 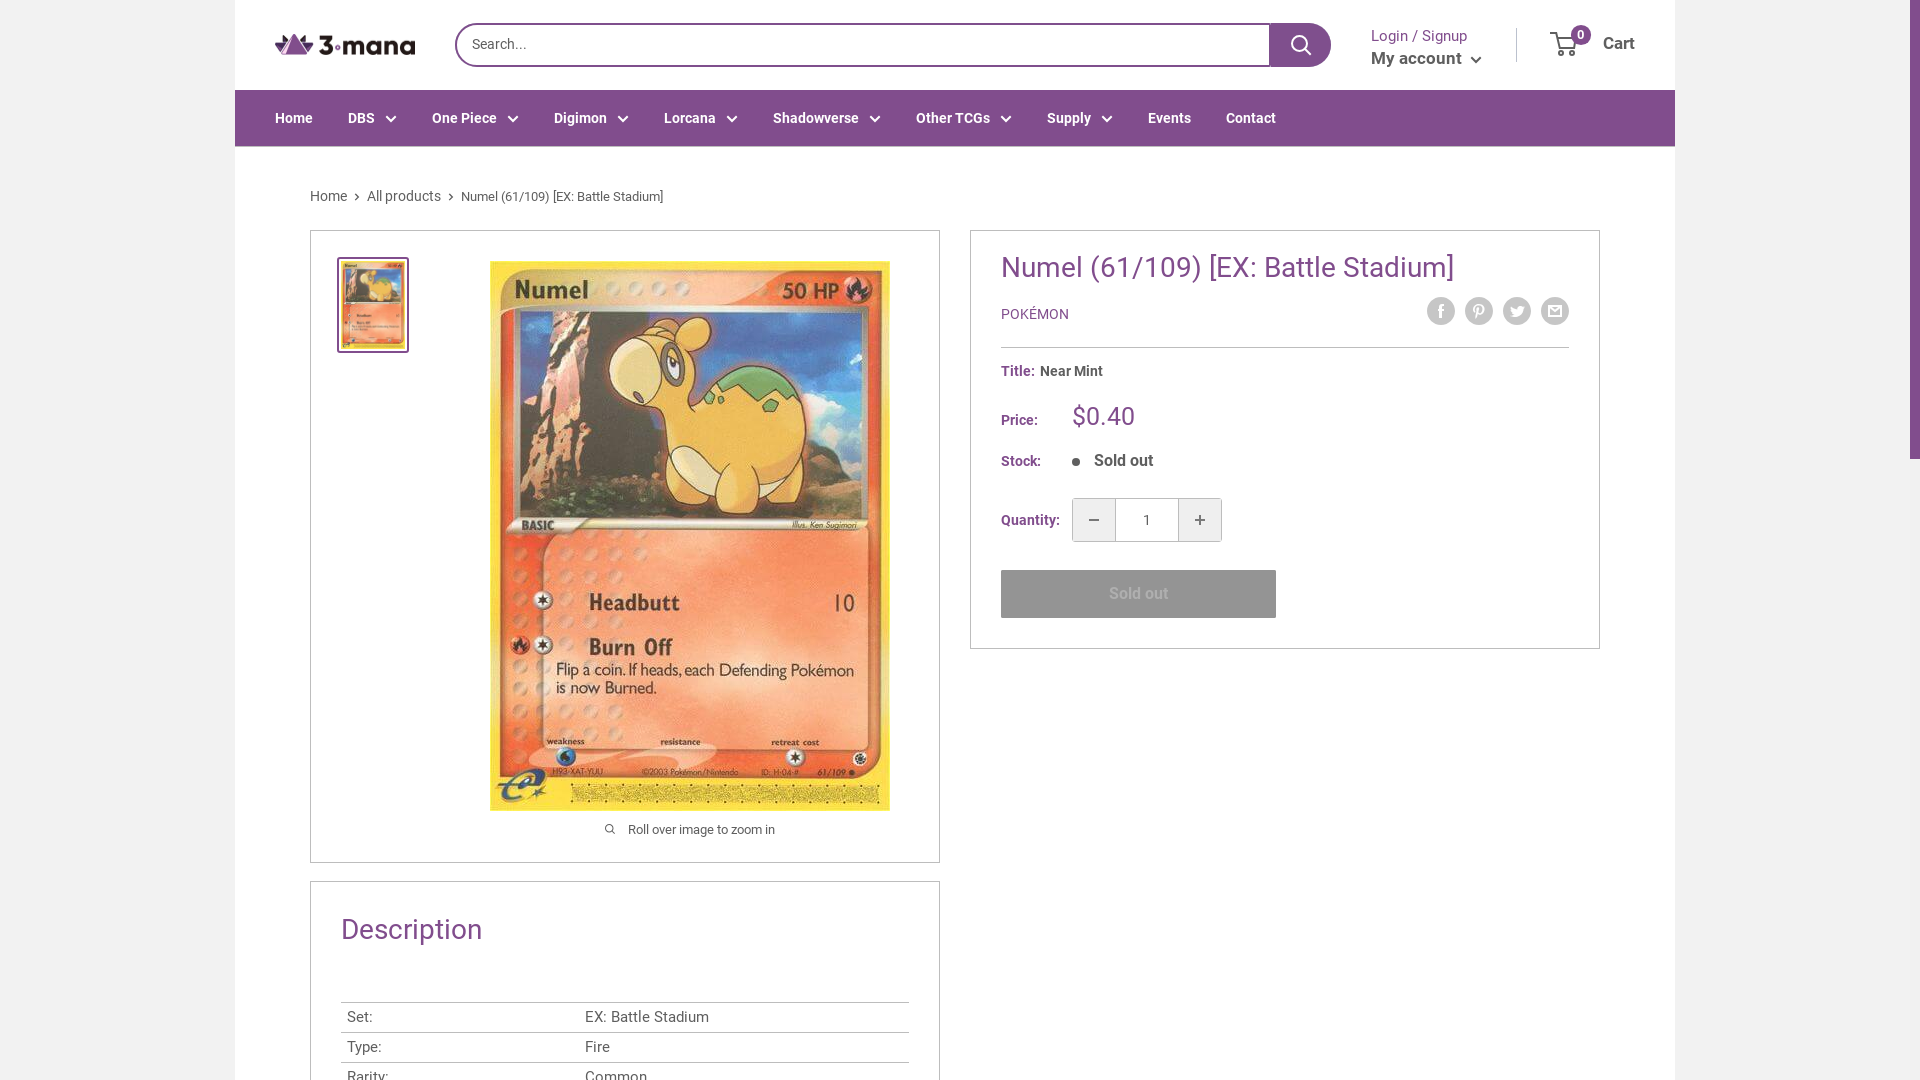 I want to click on 'Decrease quantity by 1', so click(x=1093, y=519).